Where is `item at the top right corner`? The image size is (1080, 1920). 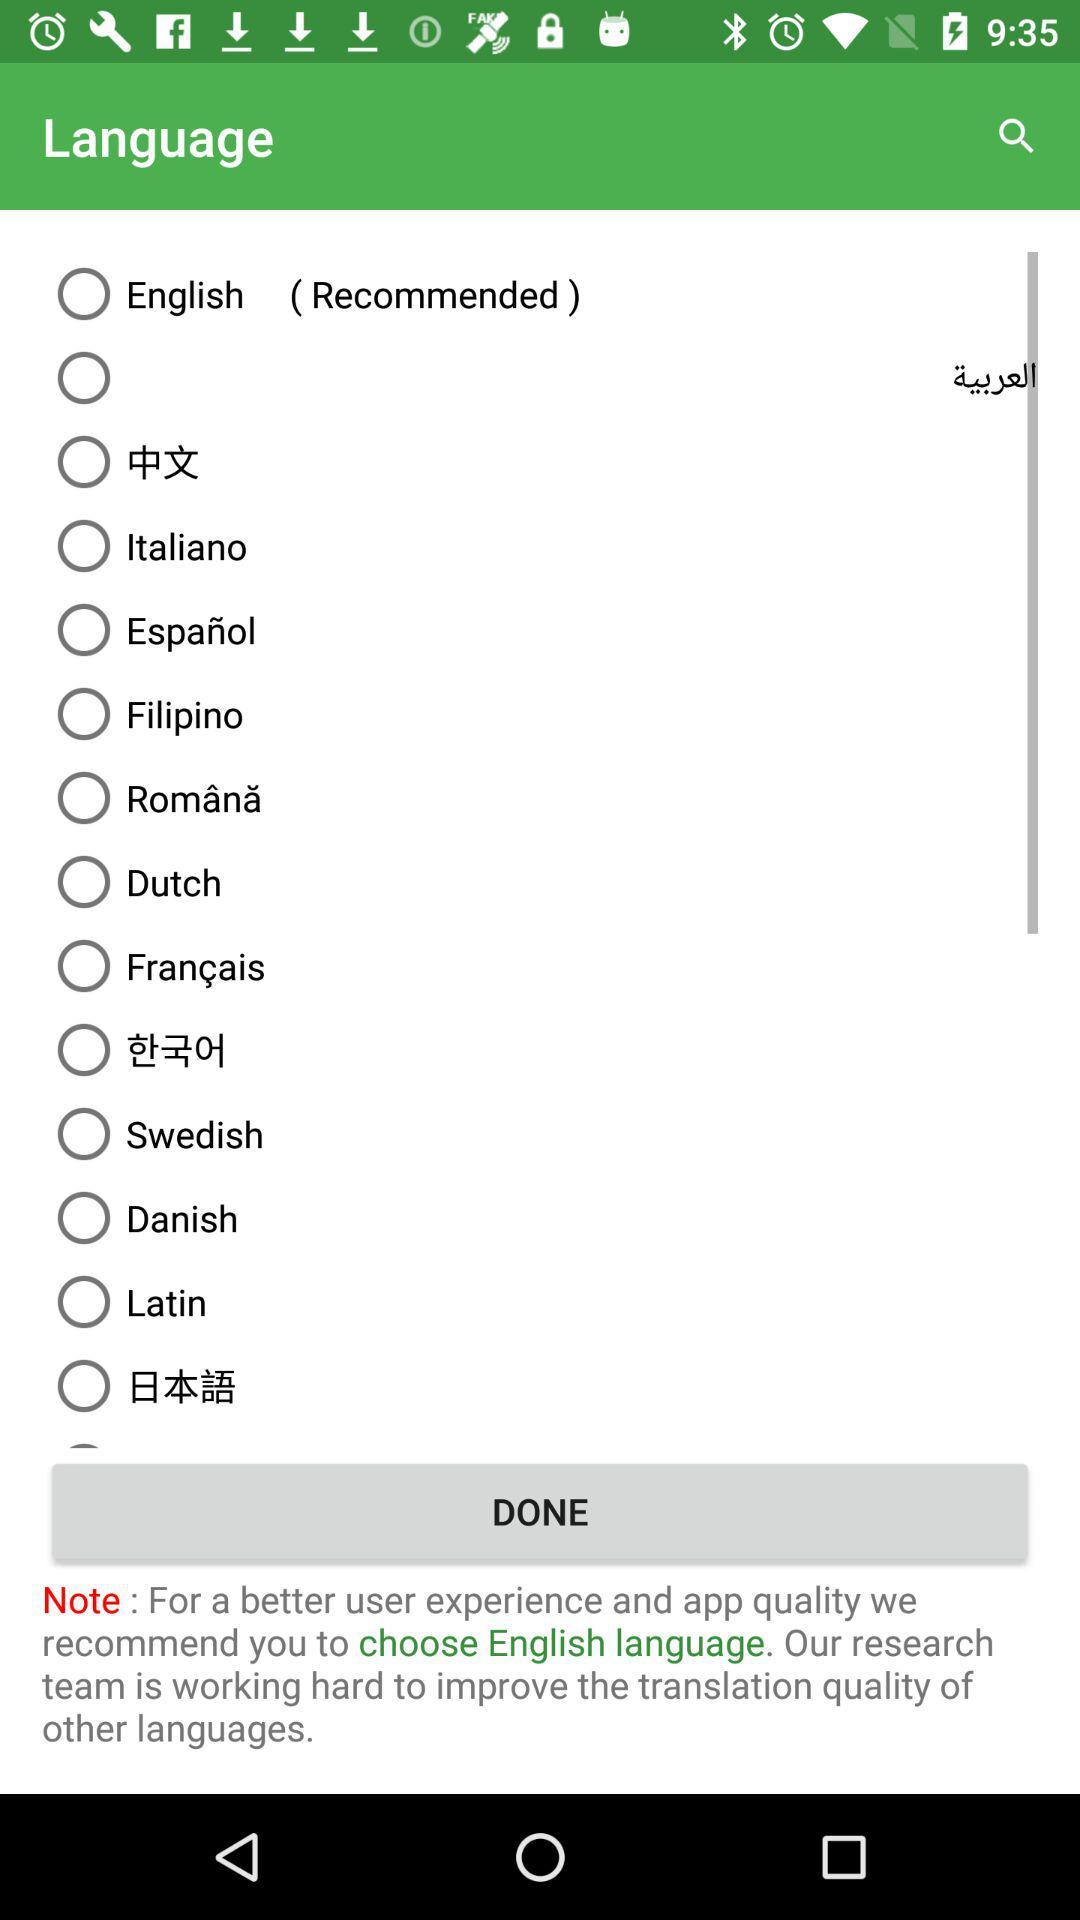 item at the top right corner is located at coordinates (1017, 135).